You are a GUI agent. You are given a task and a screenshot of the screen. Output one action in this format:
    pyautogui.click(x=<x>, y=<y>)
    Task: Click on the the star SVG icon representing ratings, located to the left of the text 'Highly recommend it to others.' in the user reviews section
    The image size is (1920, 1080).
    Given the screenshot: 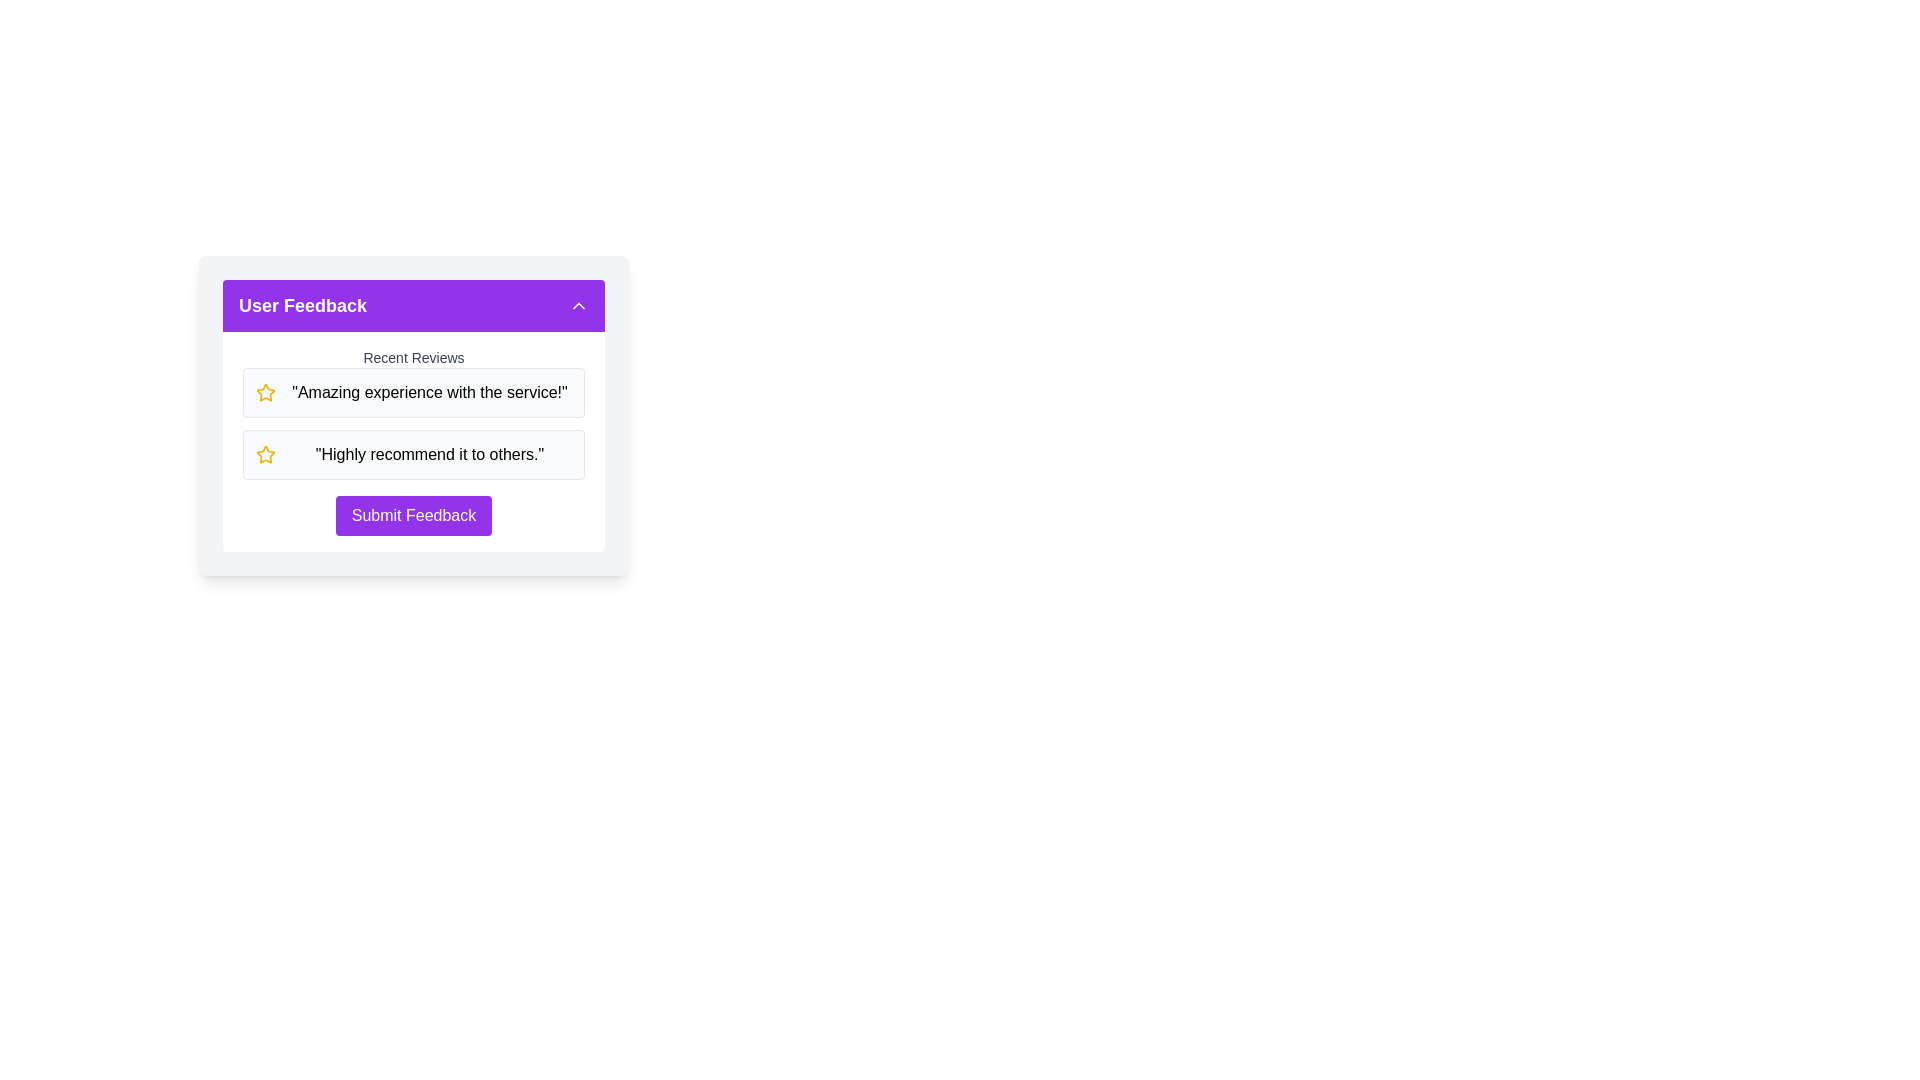 What is the action you would take?
    pyautogui.click(x=264, y=392)
    